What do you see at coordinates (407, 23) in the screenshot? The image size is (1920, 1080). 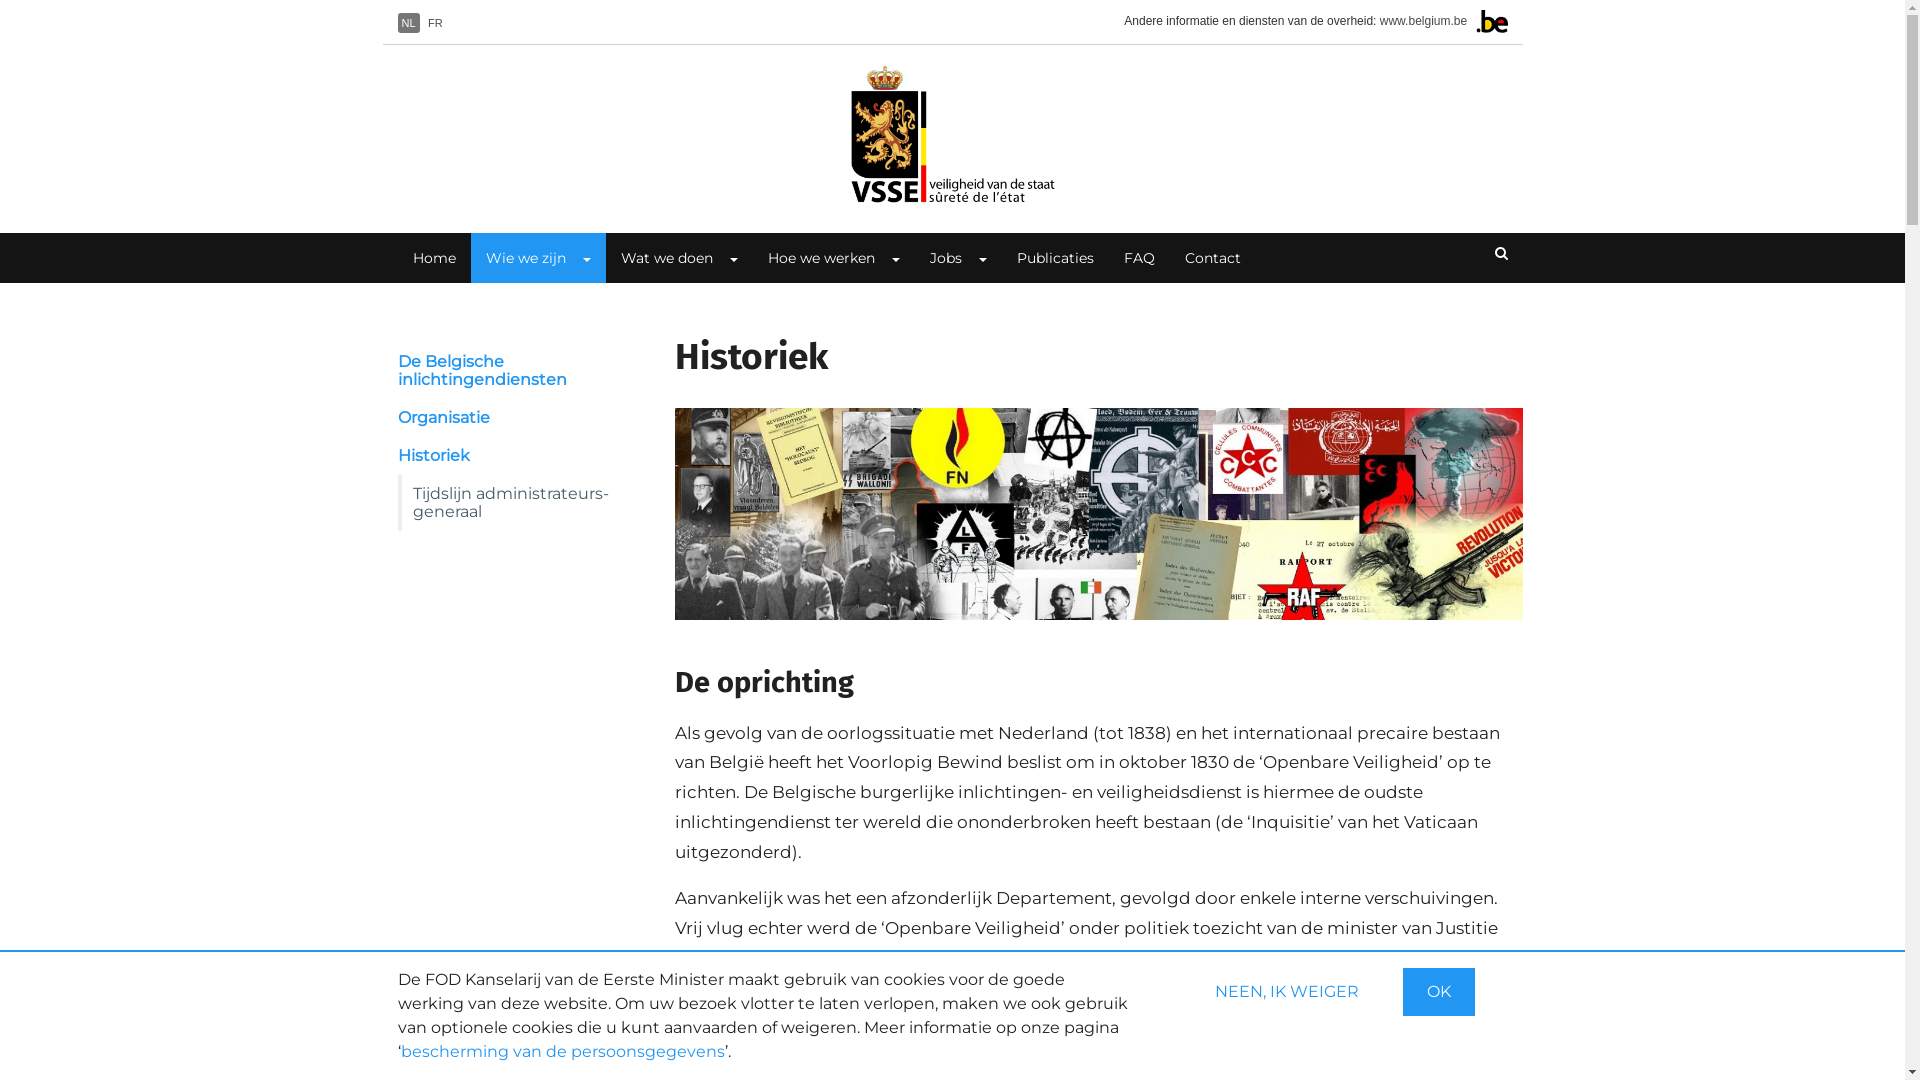 I see `'NL'` at bounding box center [407, 23].